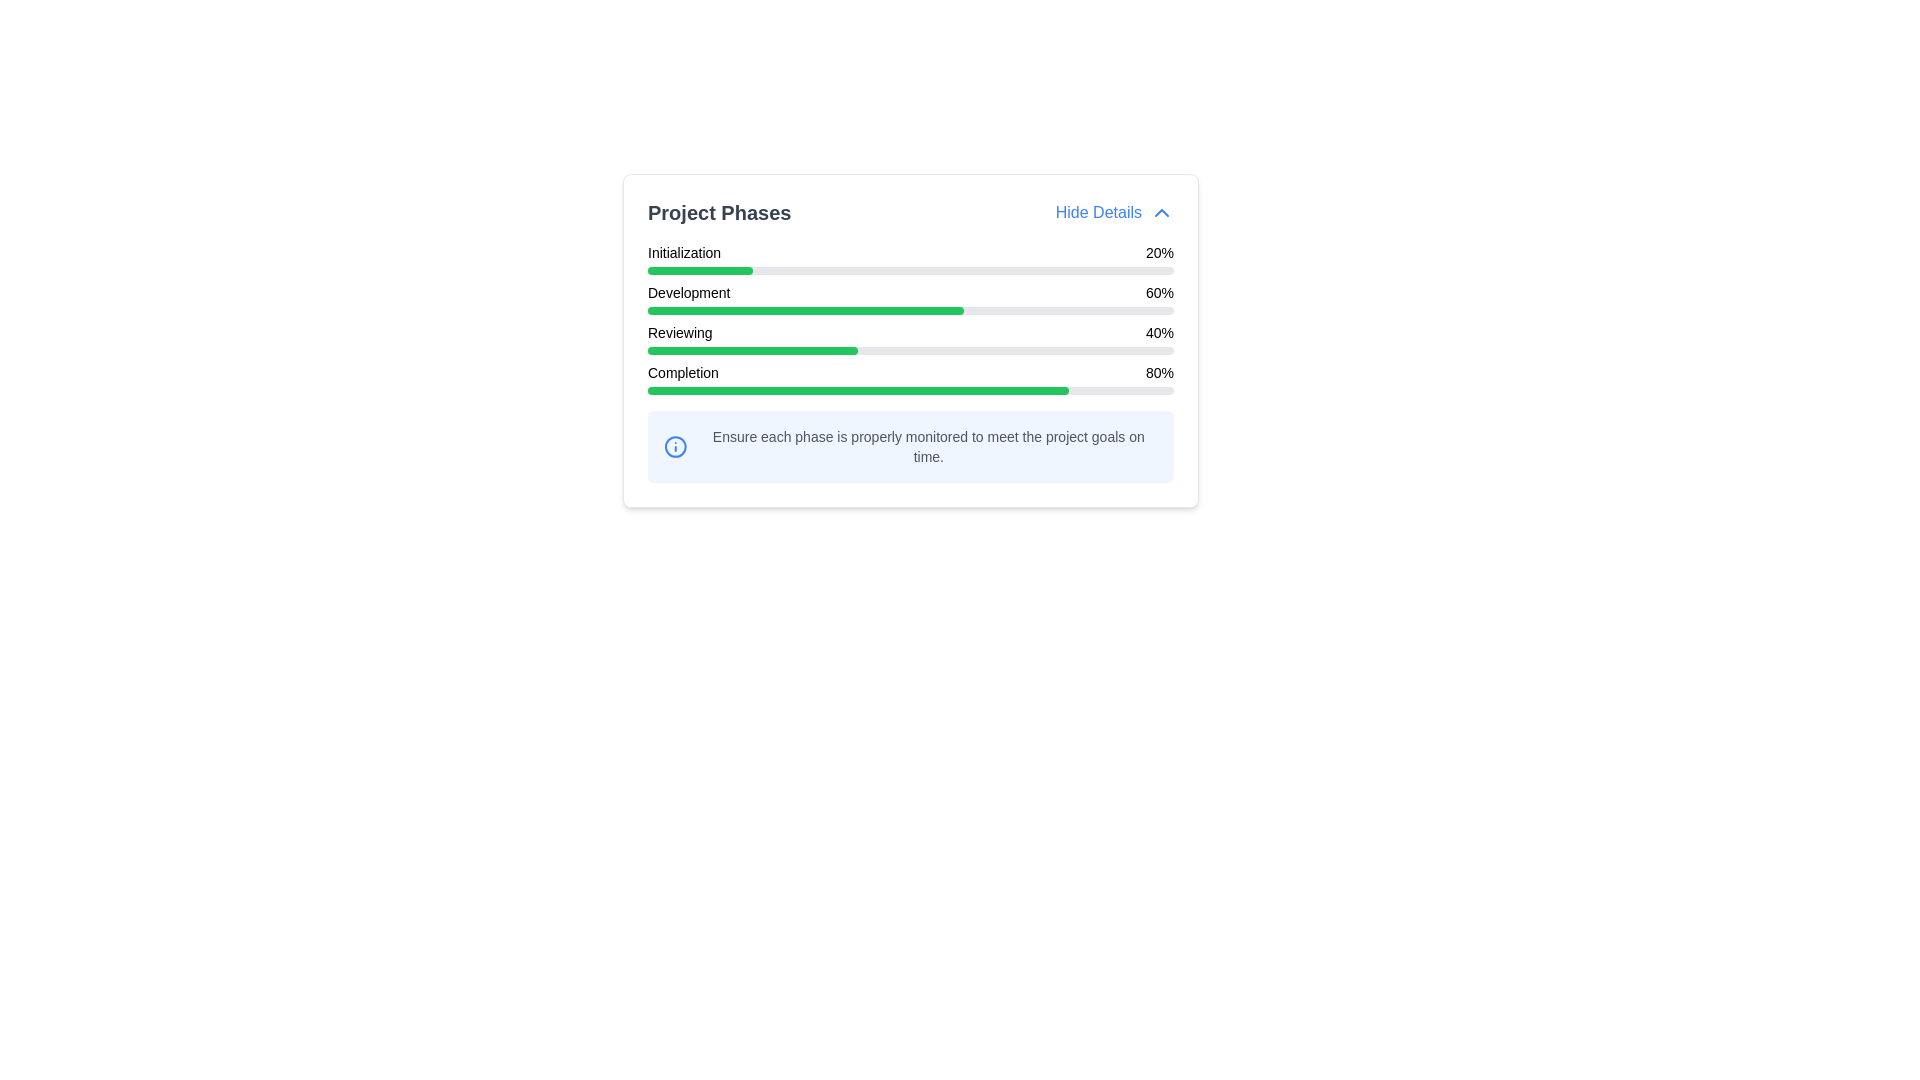 This screenshot has width=1920, height=1080. What do you see at coordinates (910, 378) in the screenshot?
I see `the 'Completion' progress bar, which is the last of four progress bars and shows an 80% completion indication on the right` at bounding box center [910, 378].